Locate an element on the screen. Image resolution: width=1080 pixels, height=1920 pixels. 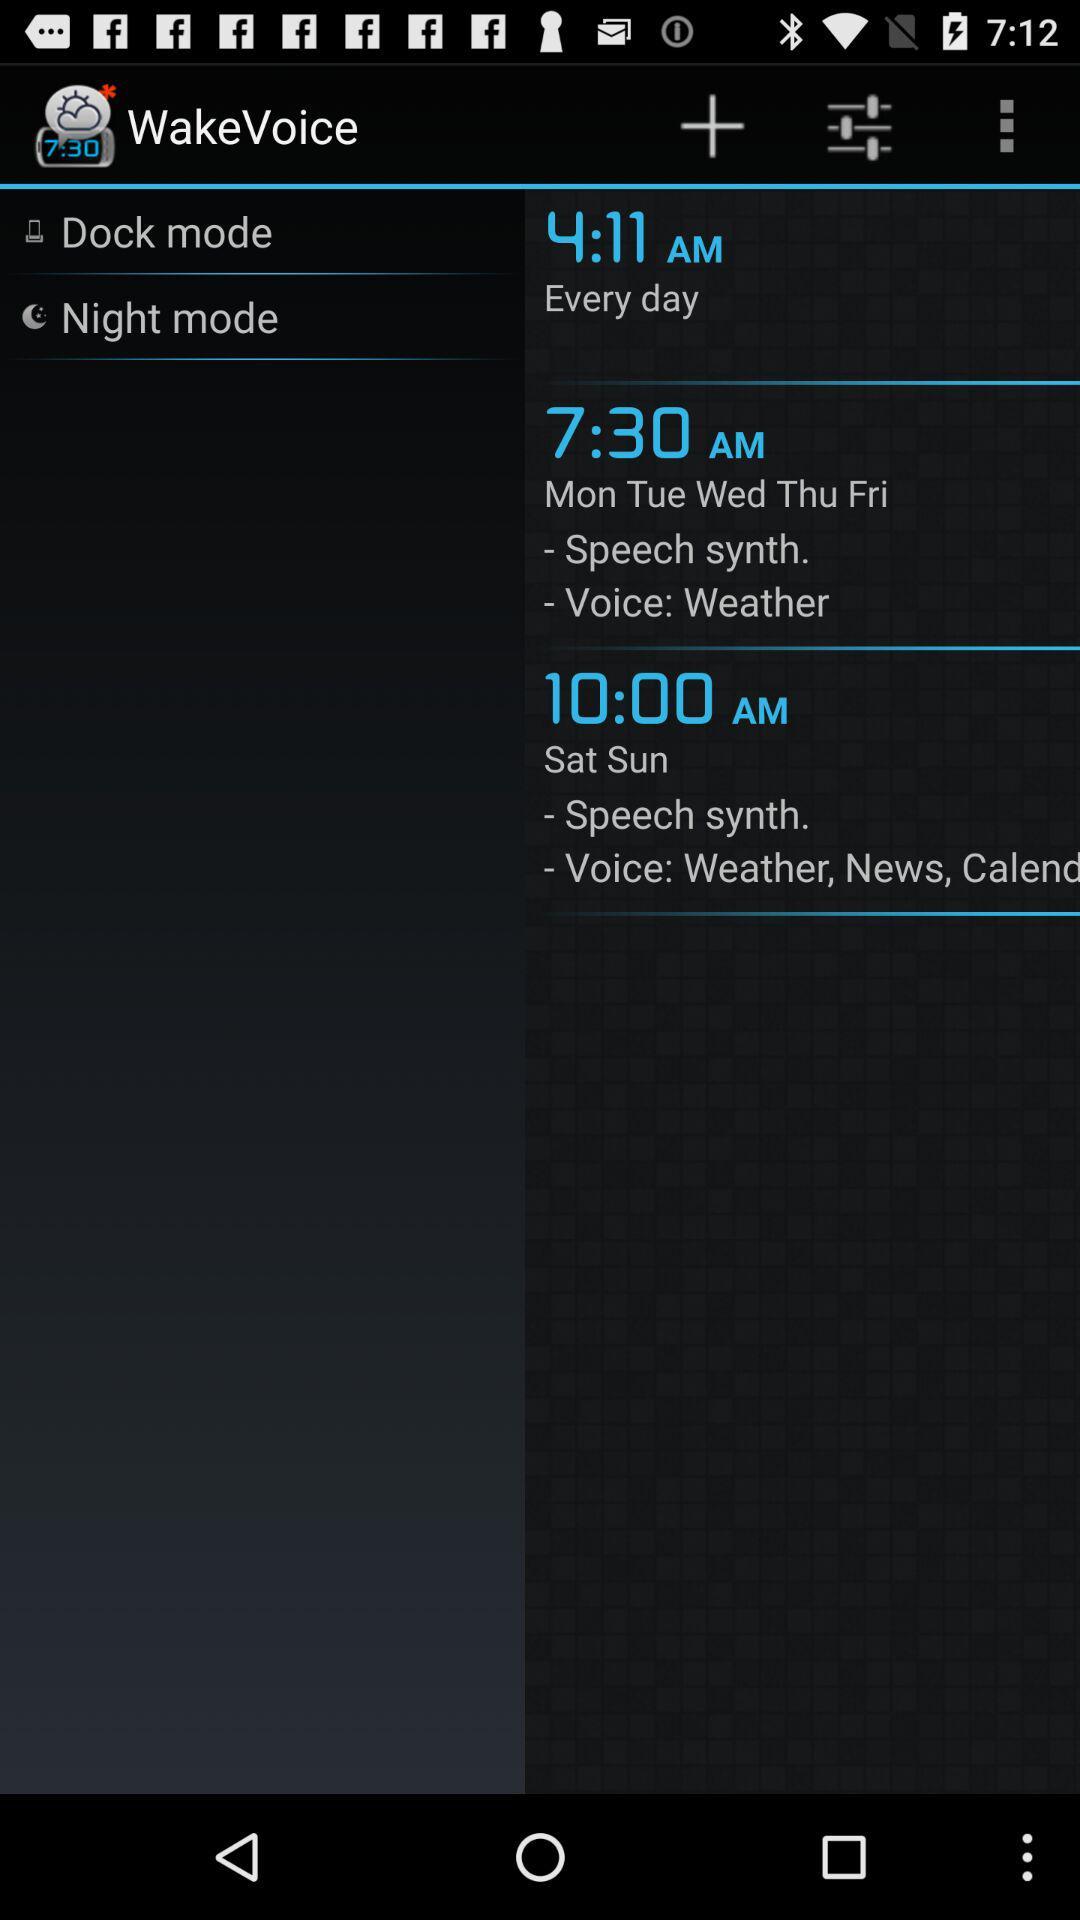
item below the 10:00 icon is located at coordinates (811, 761).